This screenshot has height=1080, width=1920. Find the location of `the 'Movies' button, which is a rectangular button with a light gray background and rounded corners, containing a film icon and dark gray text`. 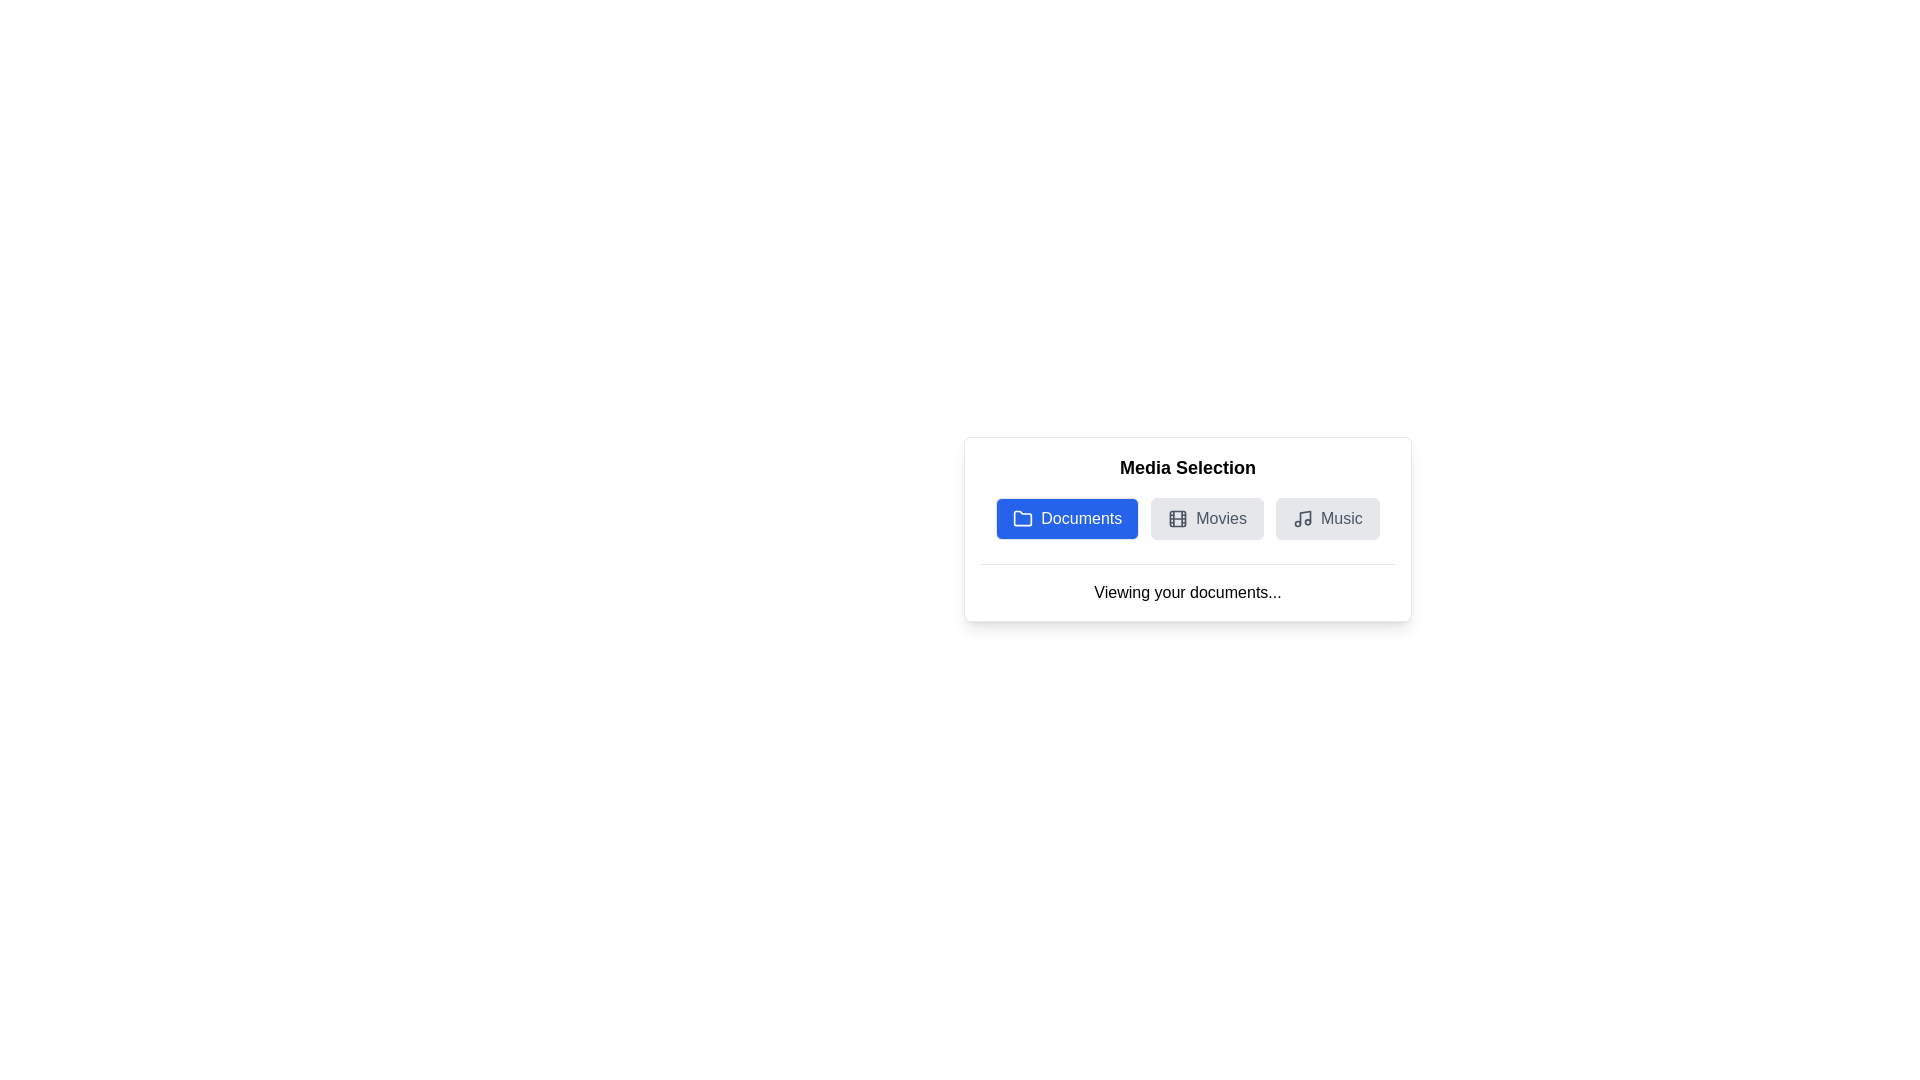

the 'Movies' button, which is a rectangular button with a light gray background and rounded corners, containing a film icon and dark gray text is located at coordinates (1206, 518).